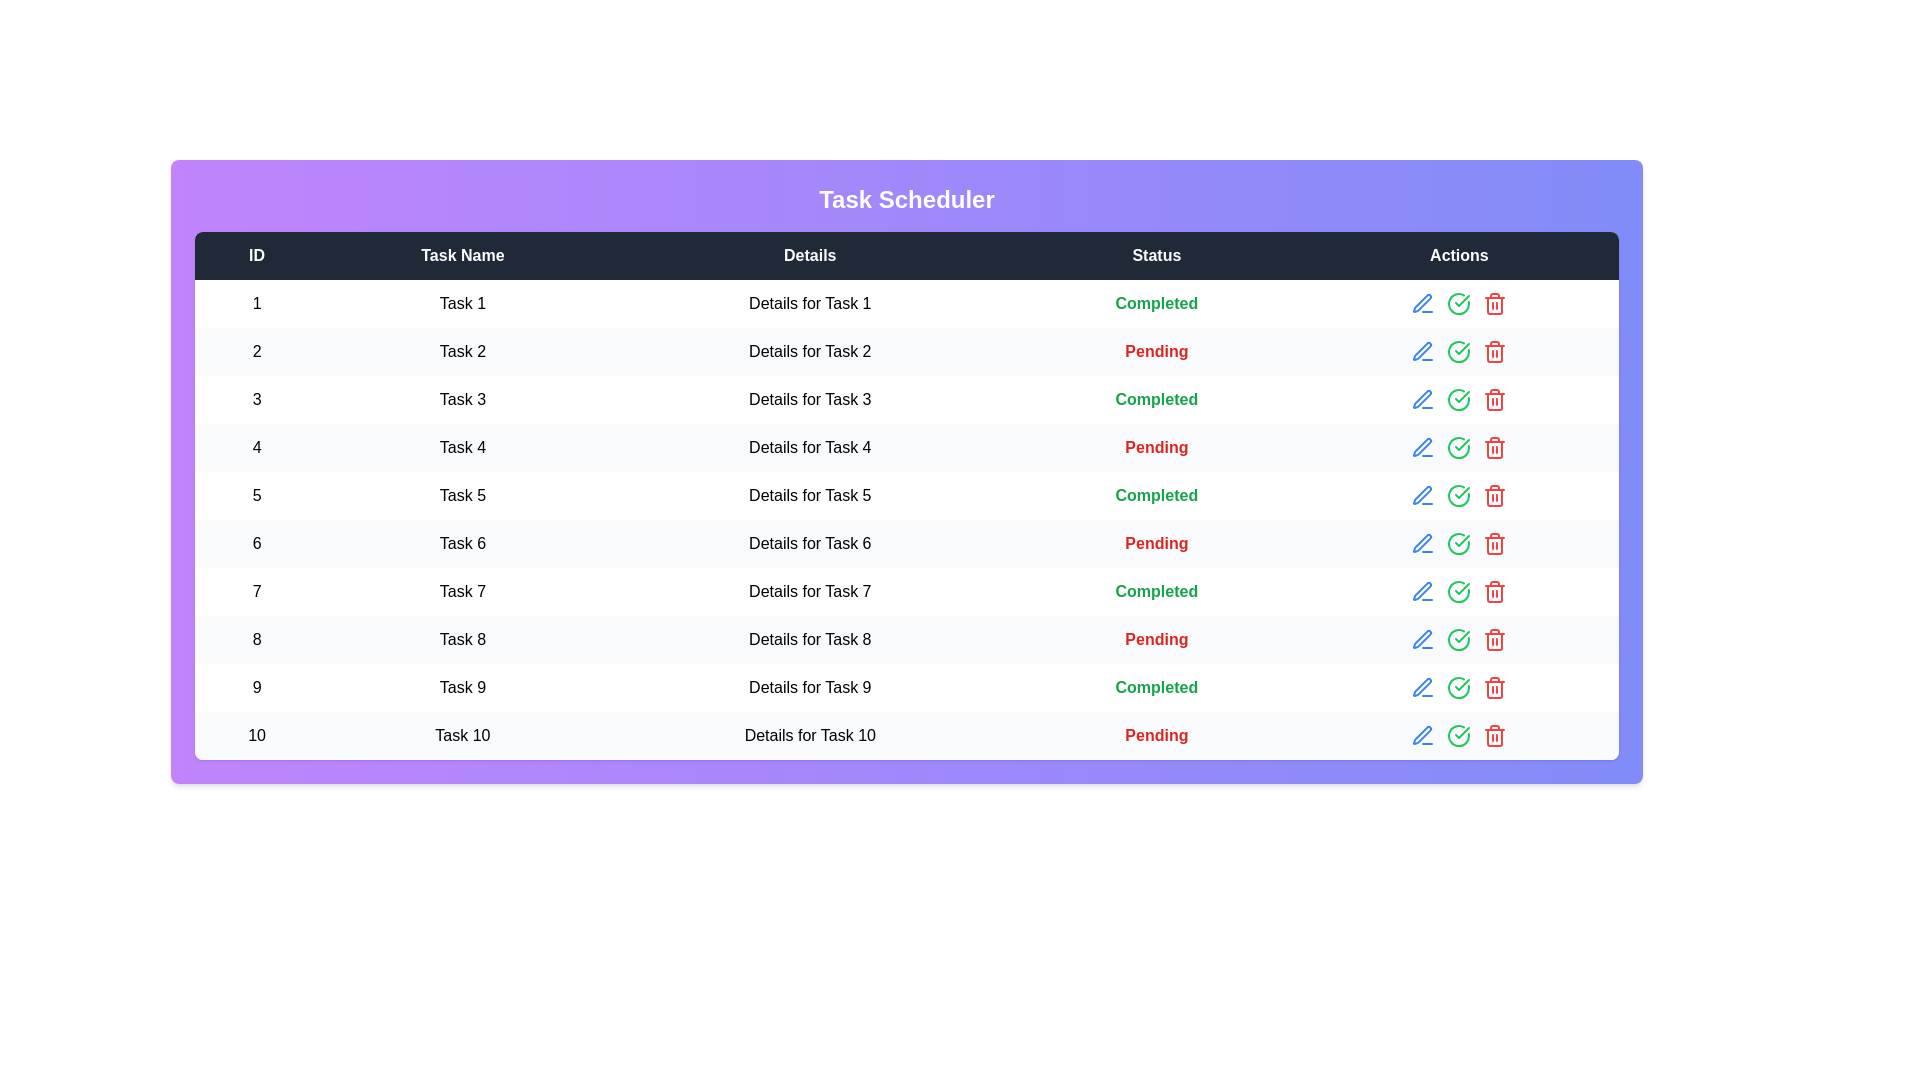 The image size is (1920, 1080). I want to click on the column header Status to sort the tasks by that column, so click(1156, 254).